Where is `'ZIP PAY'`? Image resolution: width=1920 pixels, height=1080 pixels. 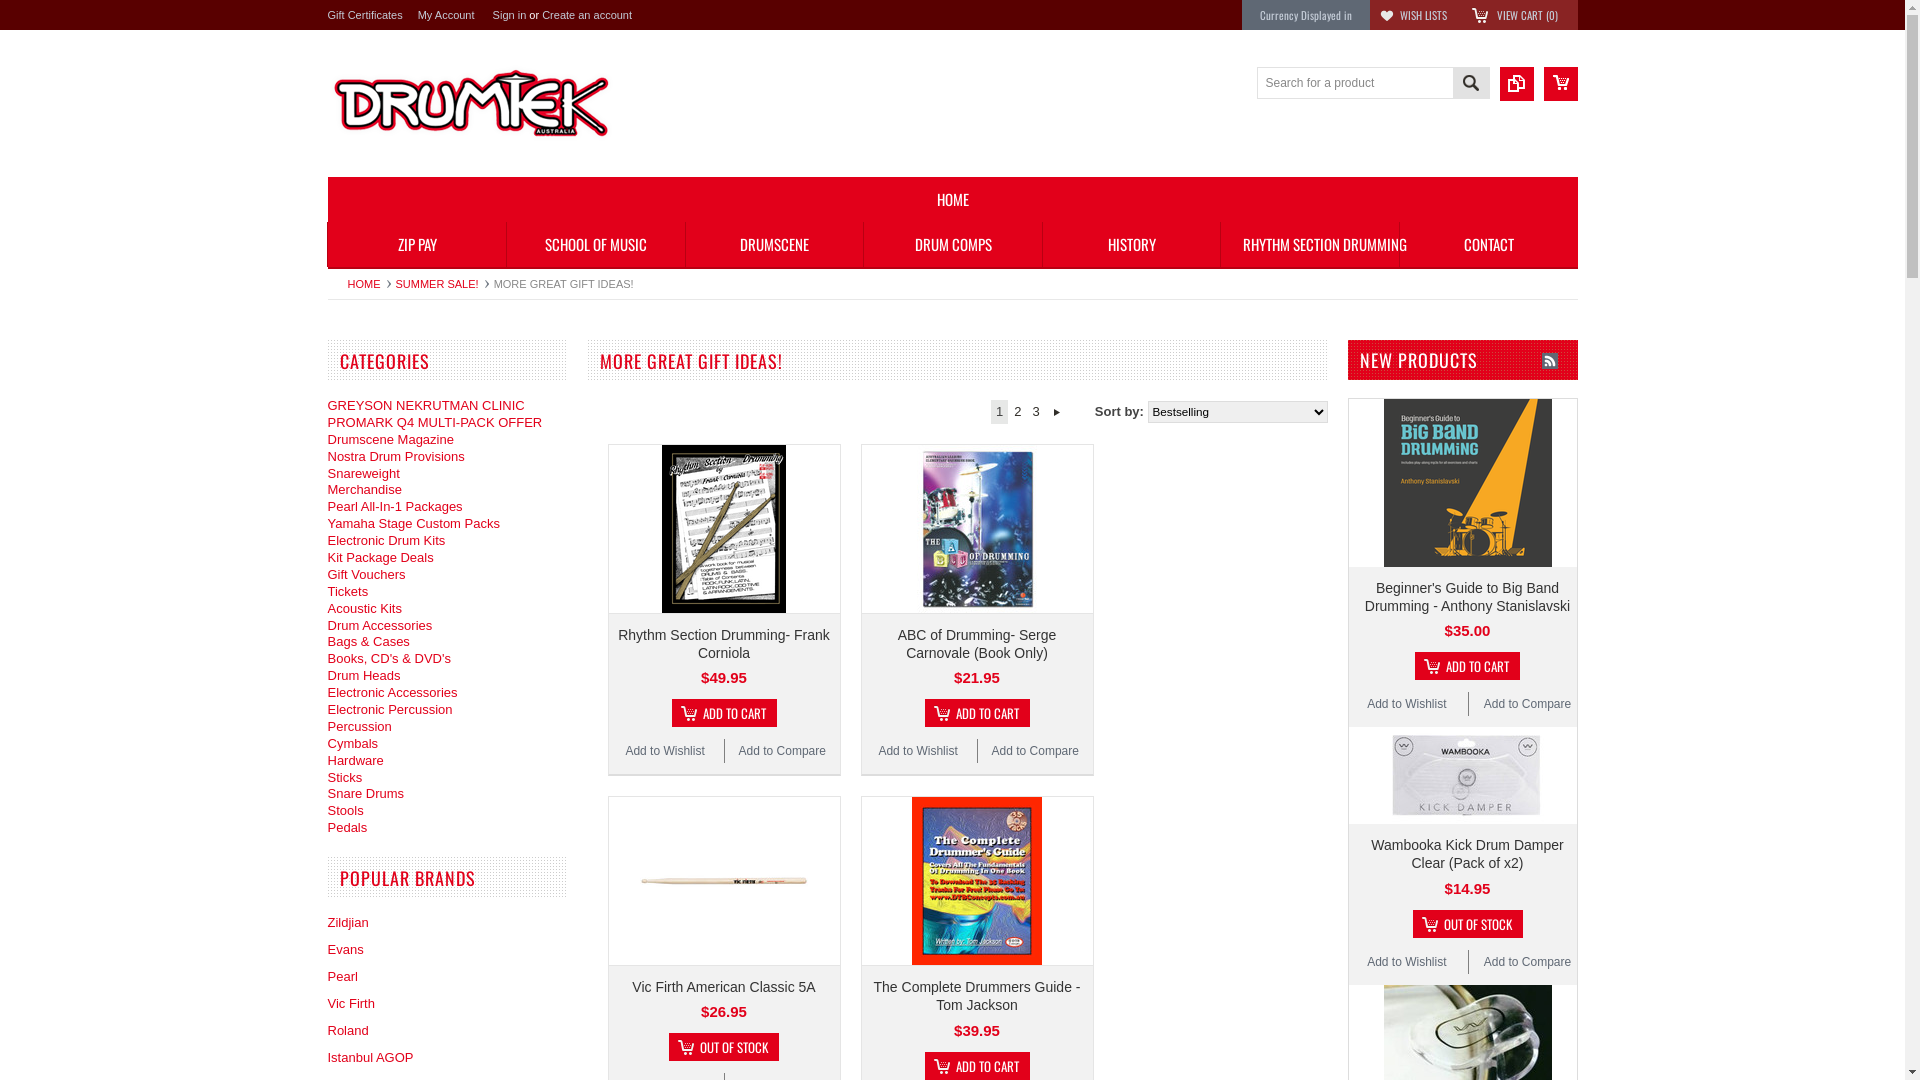
'ZIP PAY' is located at coordinates (415, 243).